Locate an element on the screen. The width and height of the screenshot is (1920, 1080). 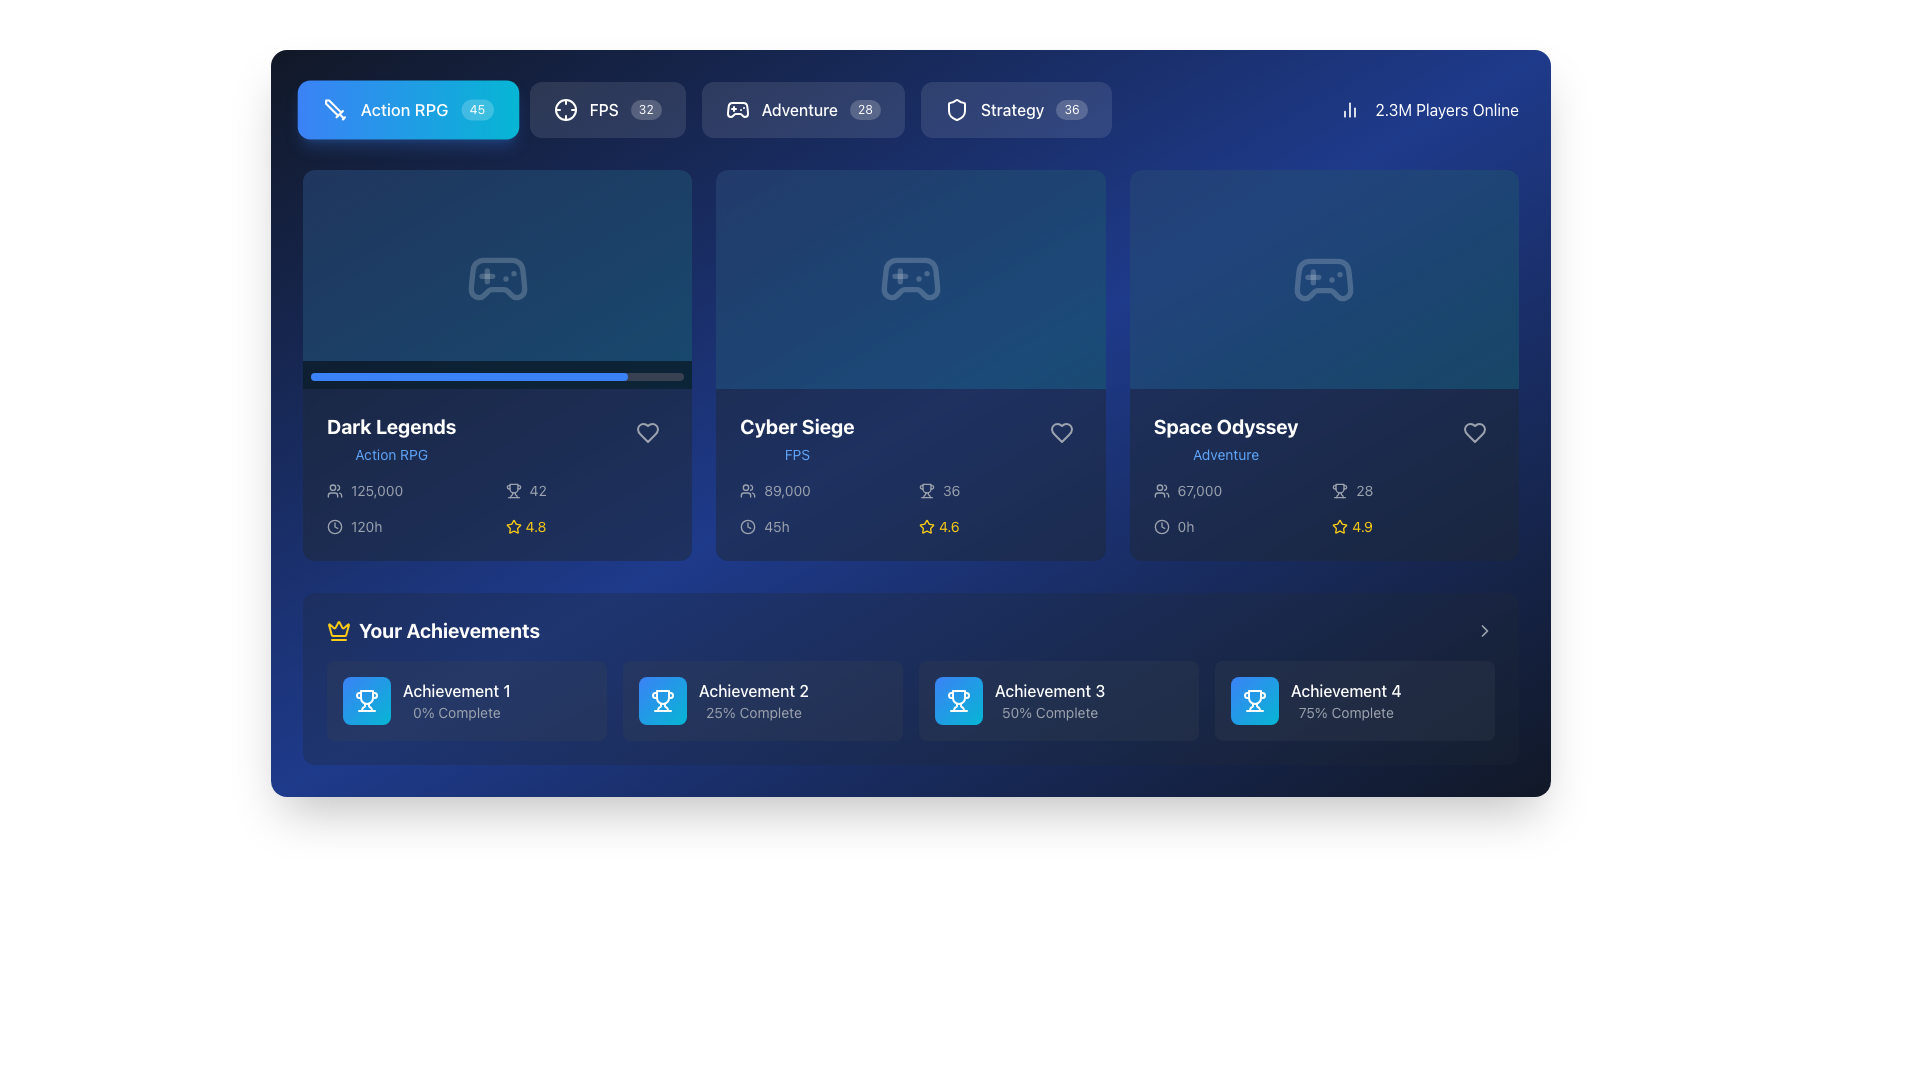
the prominent yellow crown-shaped icon located to the left of the 'Your Achievements' text in the header section is located at coordinates (339, 631).